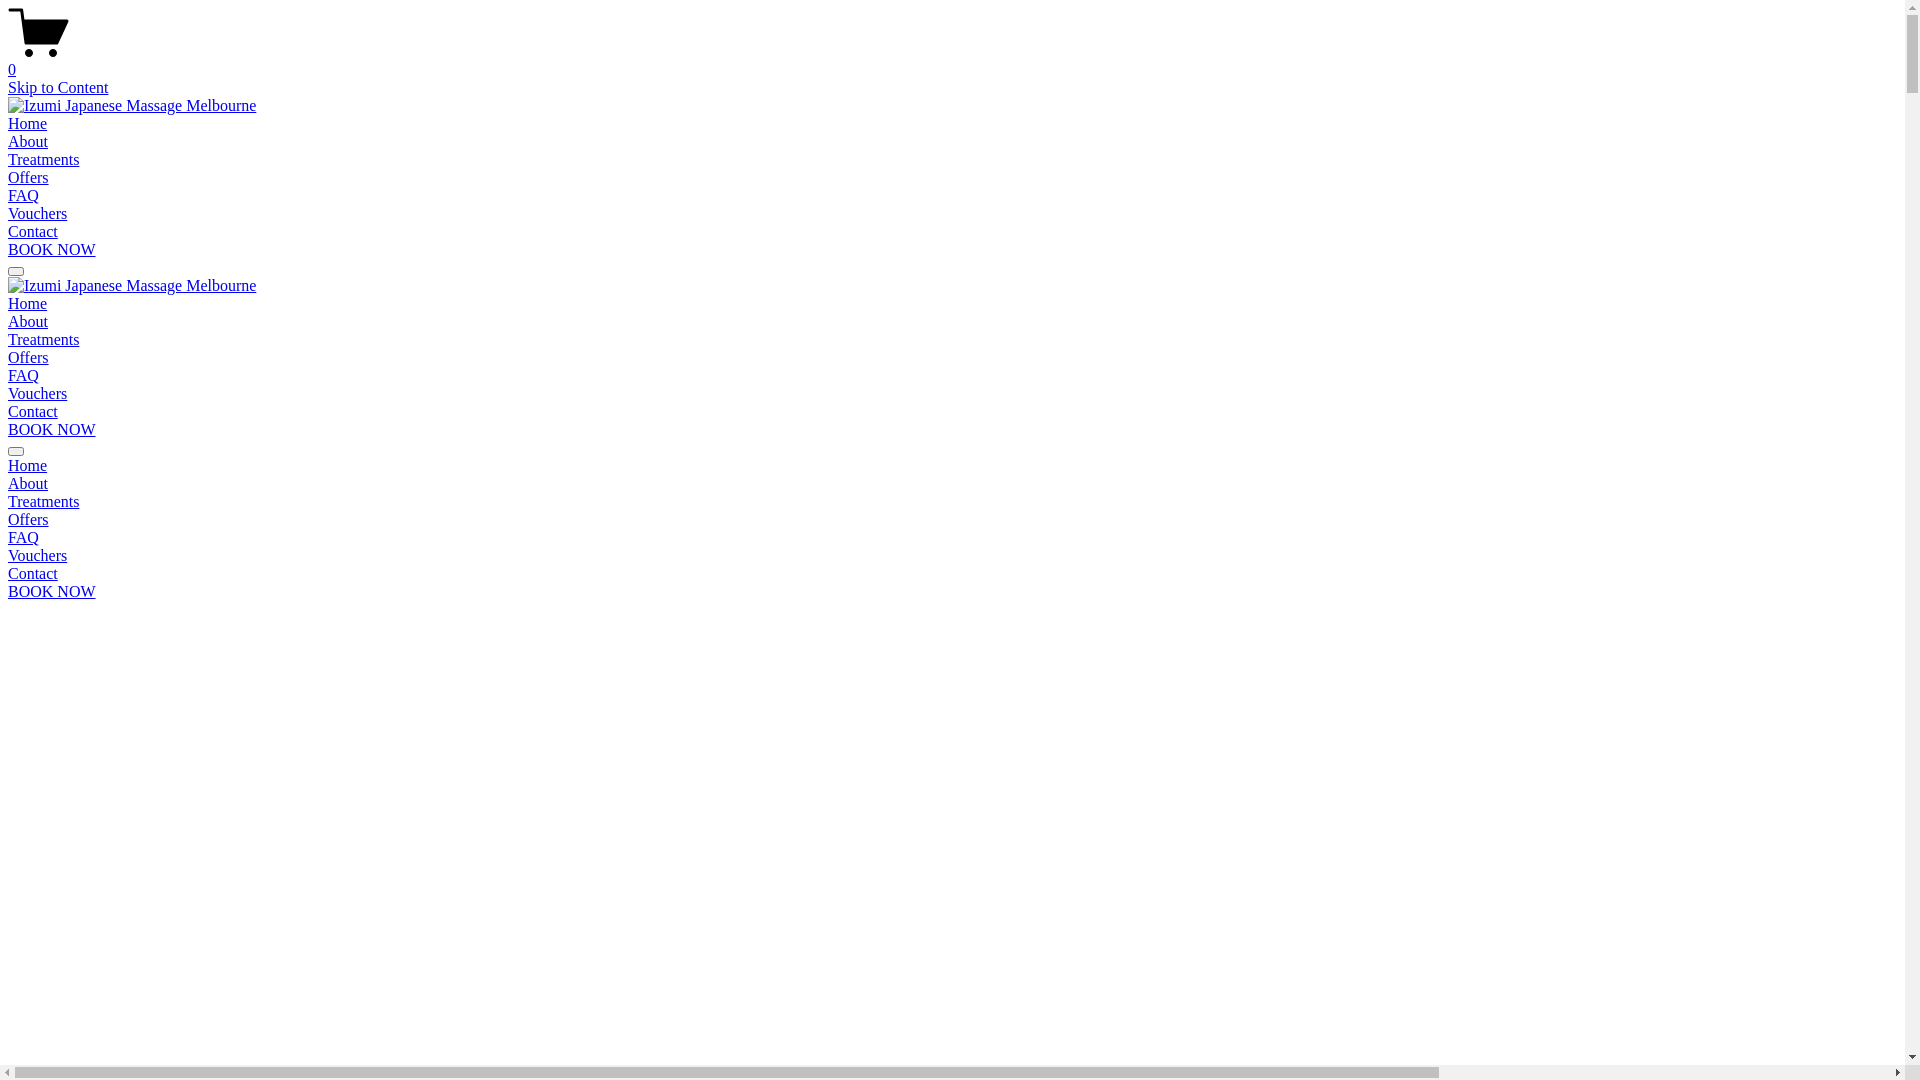  Describe the element at coordinates (37, 213) in the screenshot. I see `'Vouchers'` at that location.